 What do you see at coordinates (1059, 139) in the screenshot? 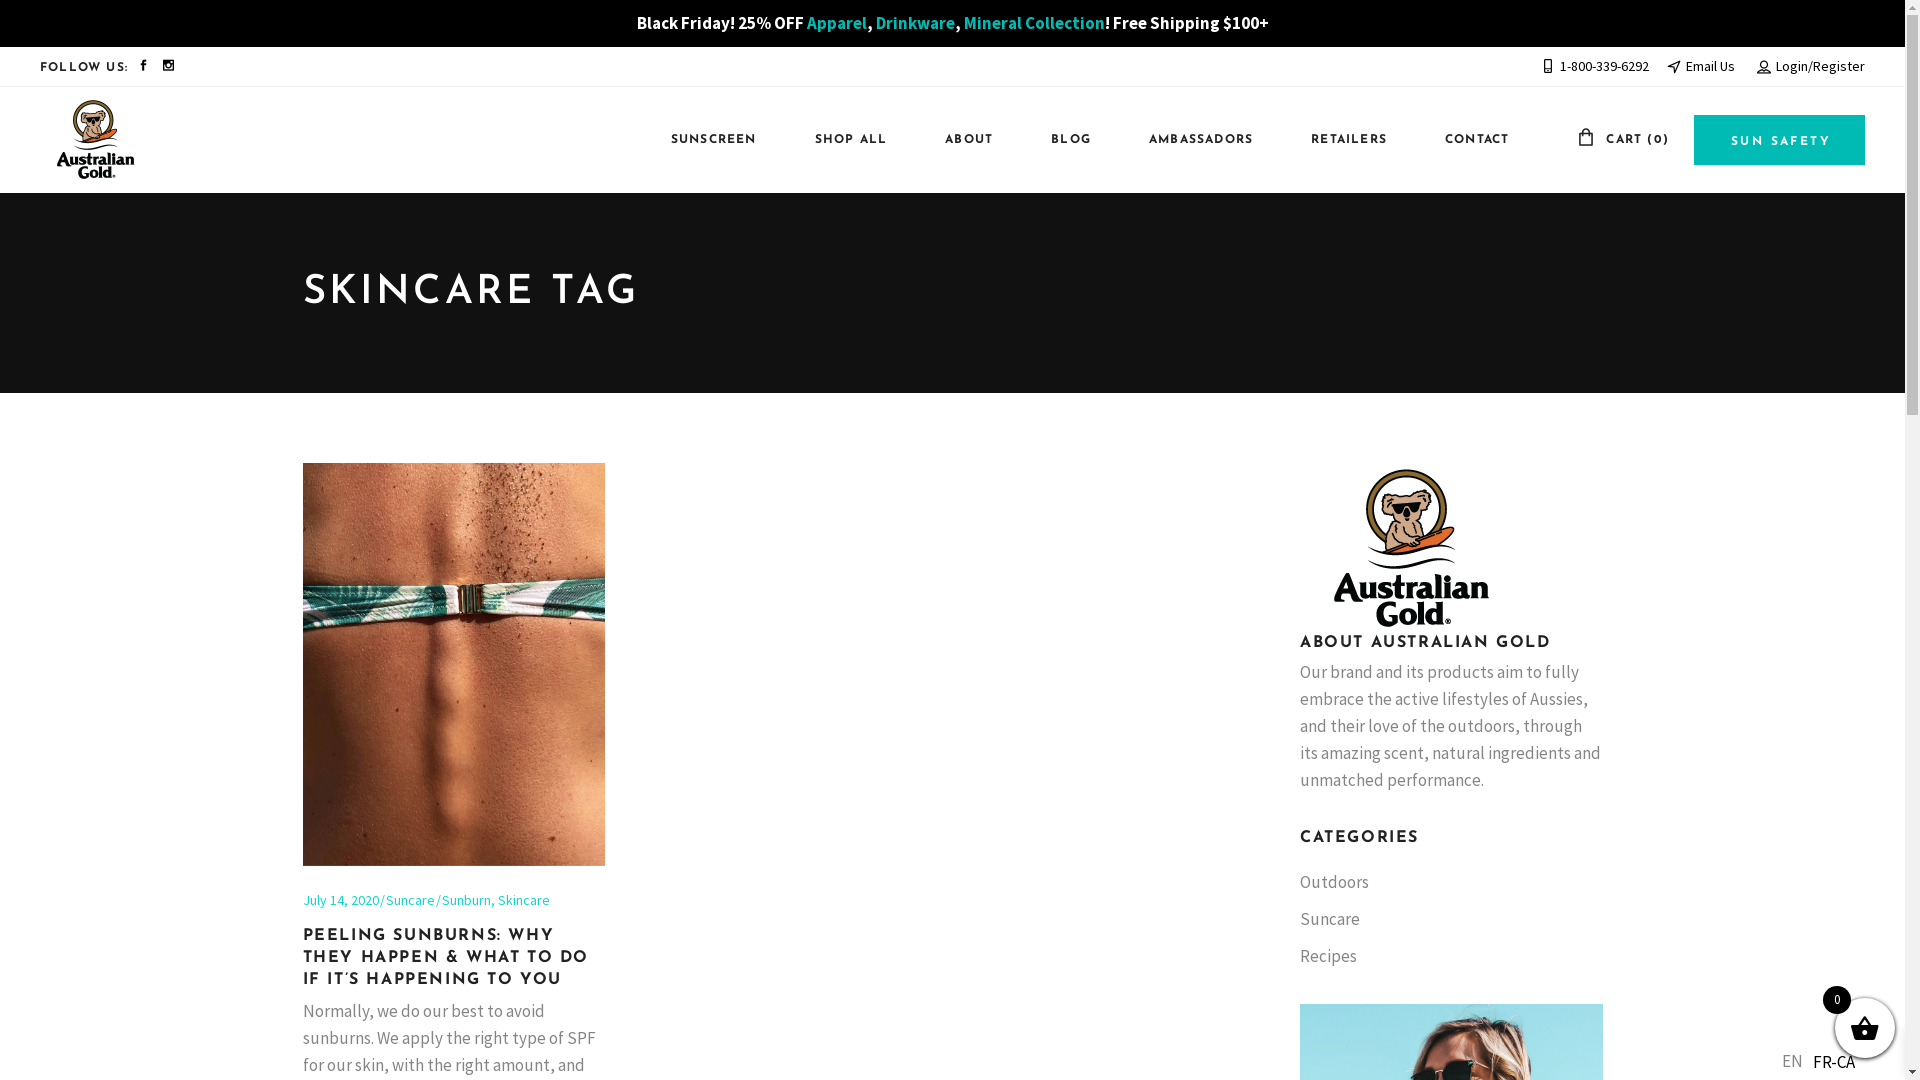
I see `'BLOG'` at bounding box center [1059, 139].